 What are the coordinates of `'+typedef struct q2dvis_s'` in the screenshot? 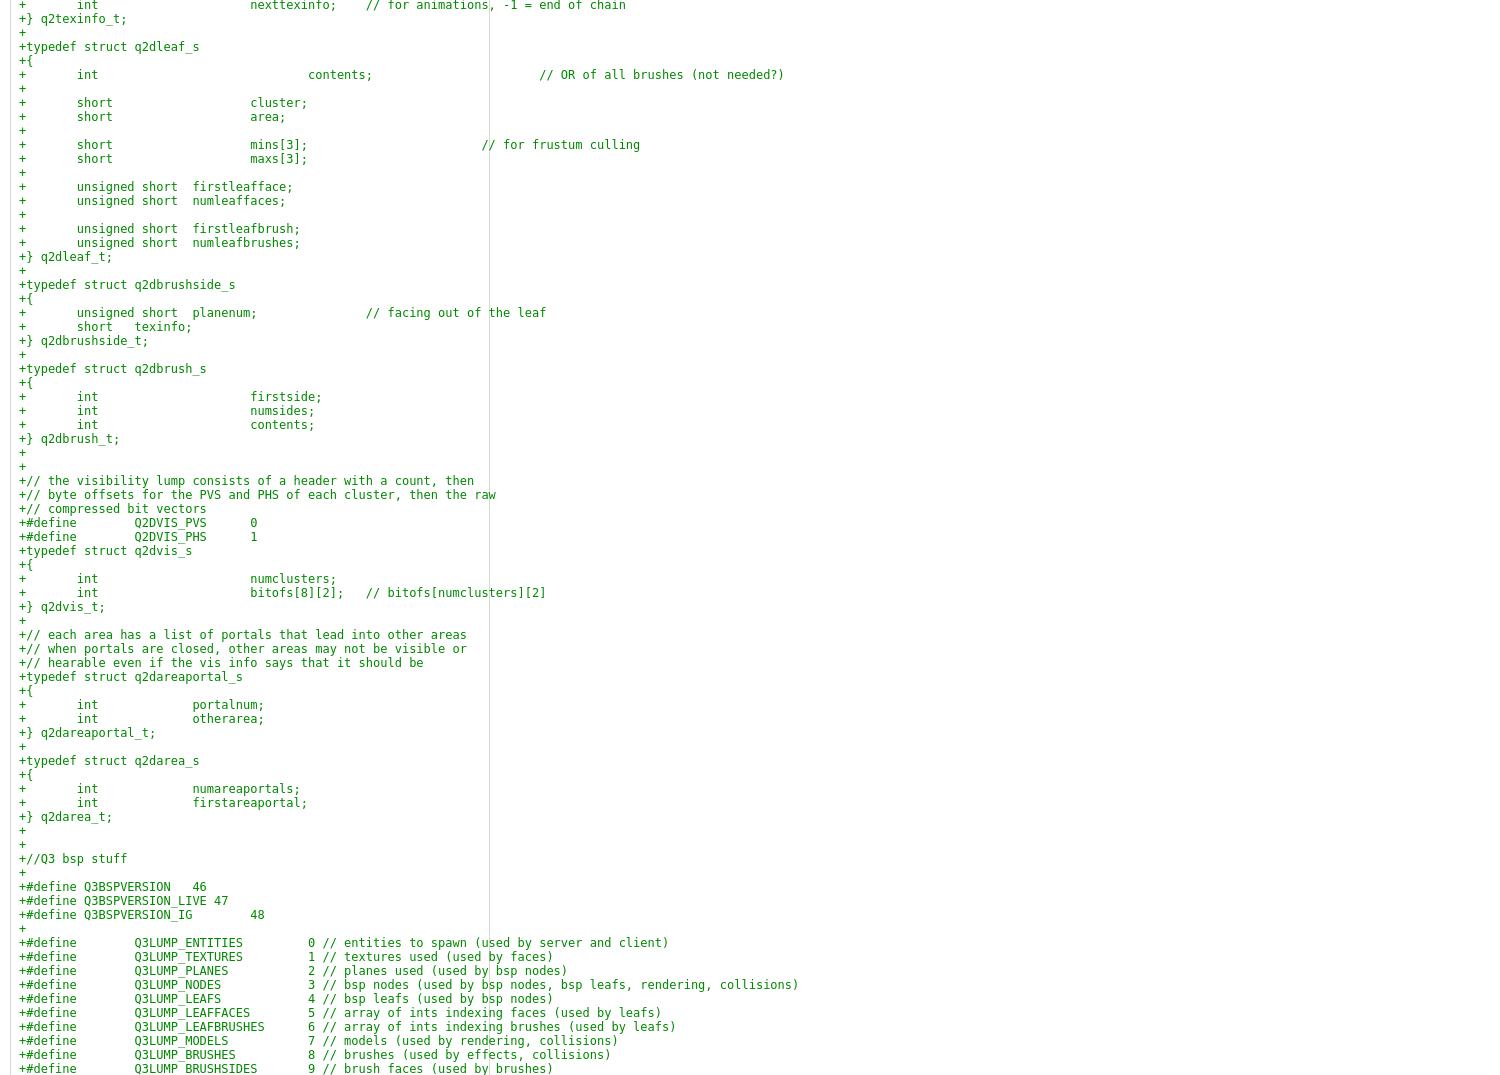 It's located at (104, 551).